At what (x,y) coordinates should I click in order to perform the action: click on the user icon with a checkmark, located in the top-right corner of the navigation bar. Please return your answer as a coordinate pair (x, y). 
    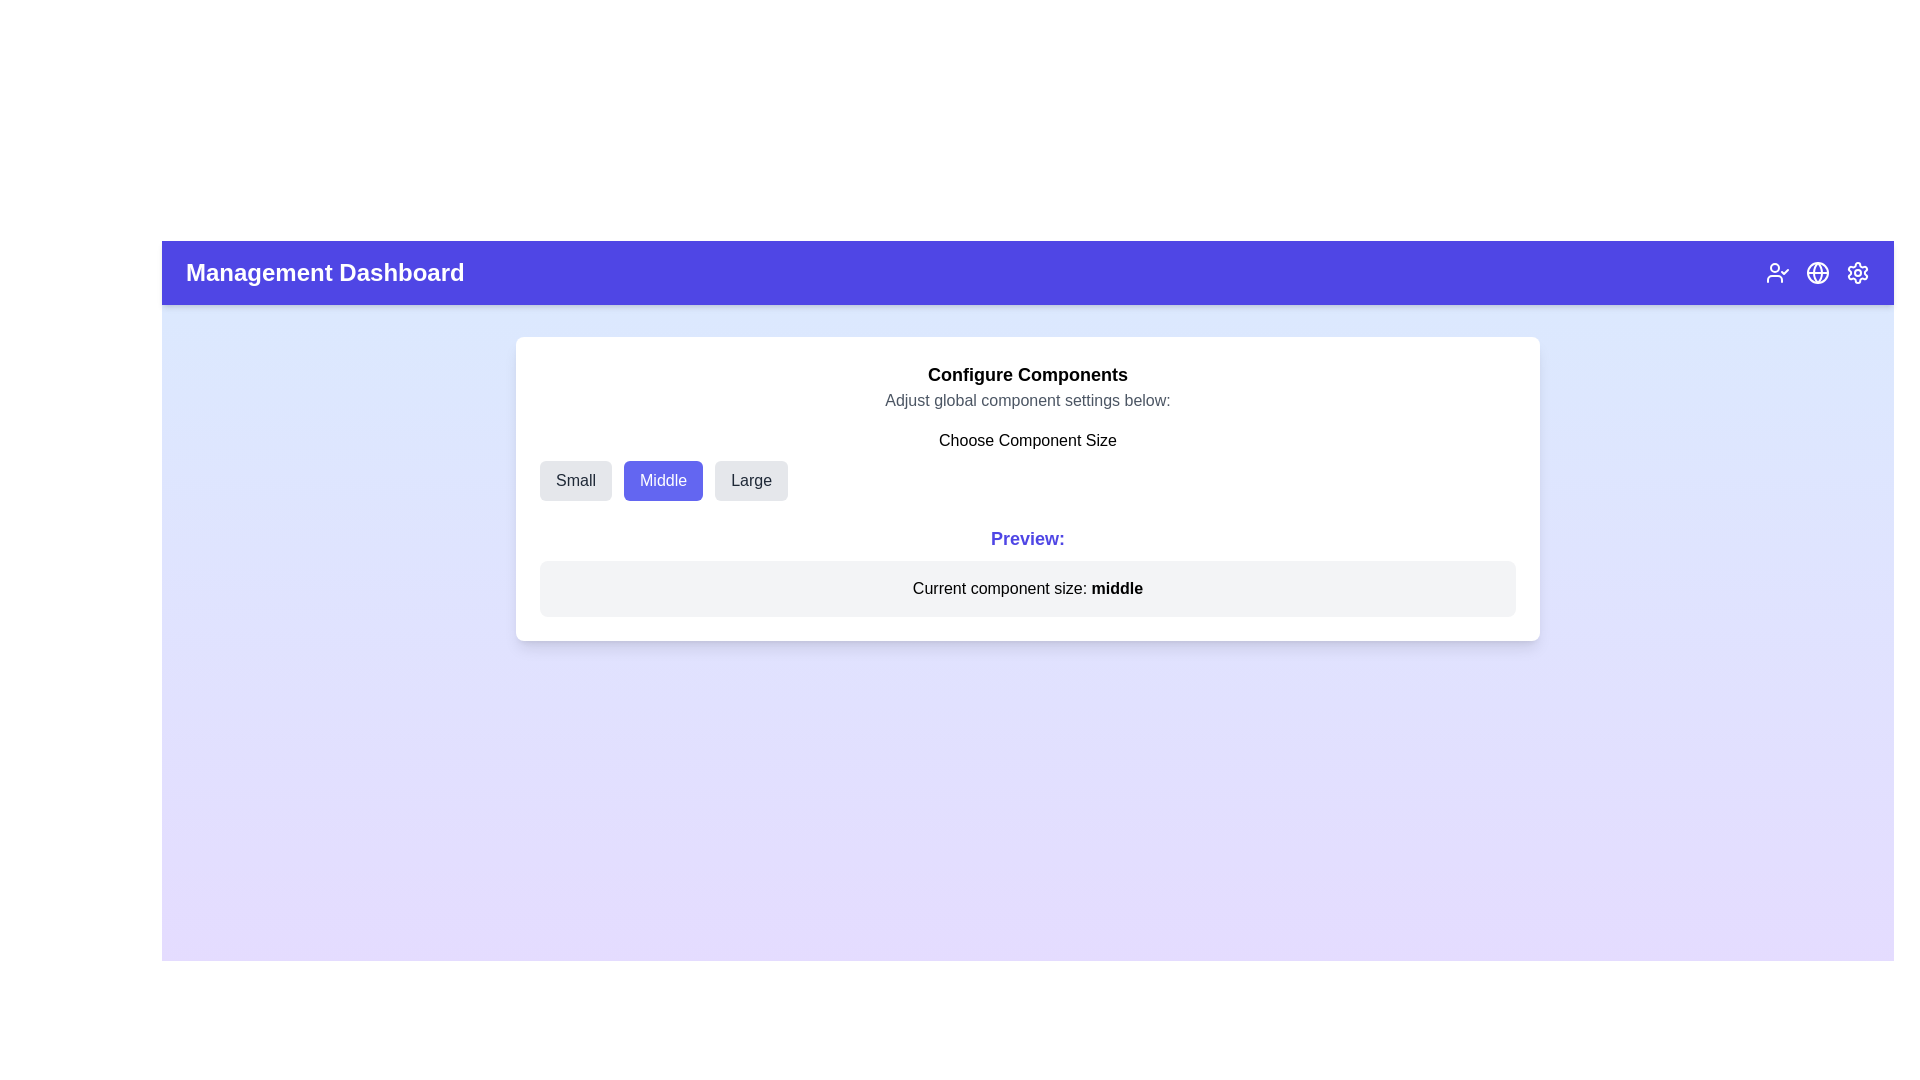
    Looking at the image, I should click on (1777, 273).